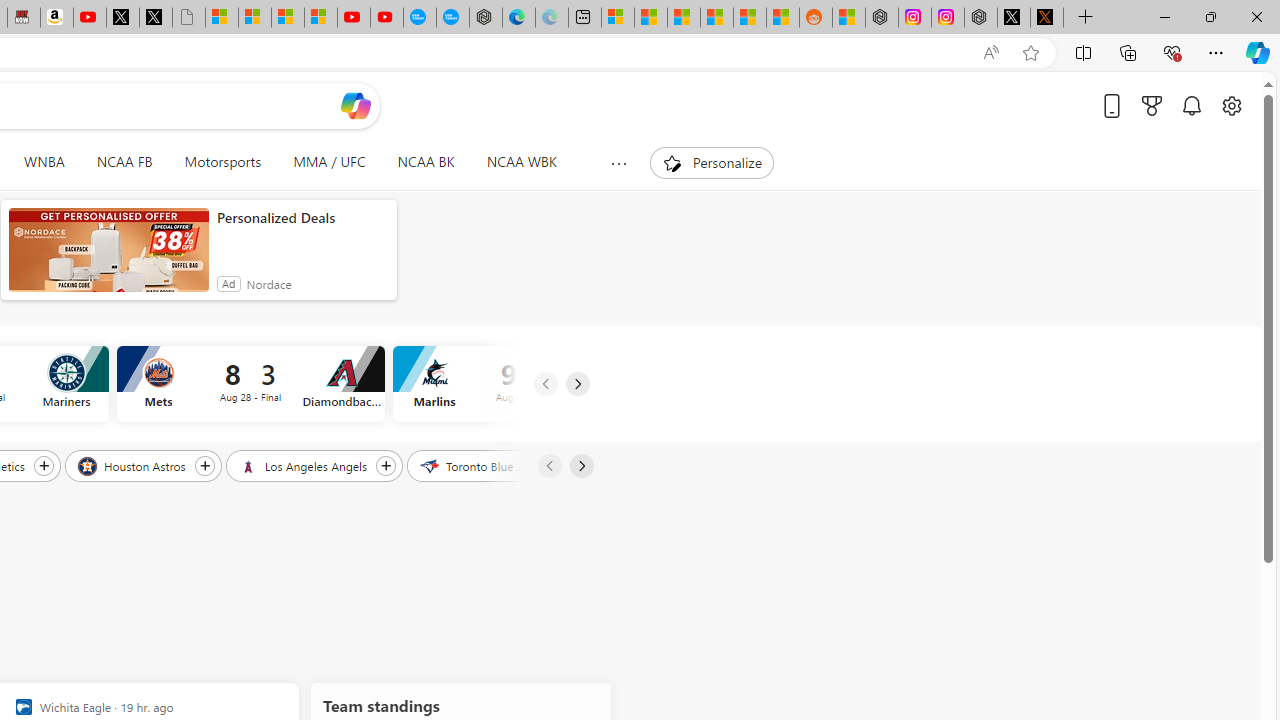  Describe the element at coordinates (132, 465) in the screenshot. I see `'Houston Astros'` at that location.